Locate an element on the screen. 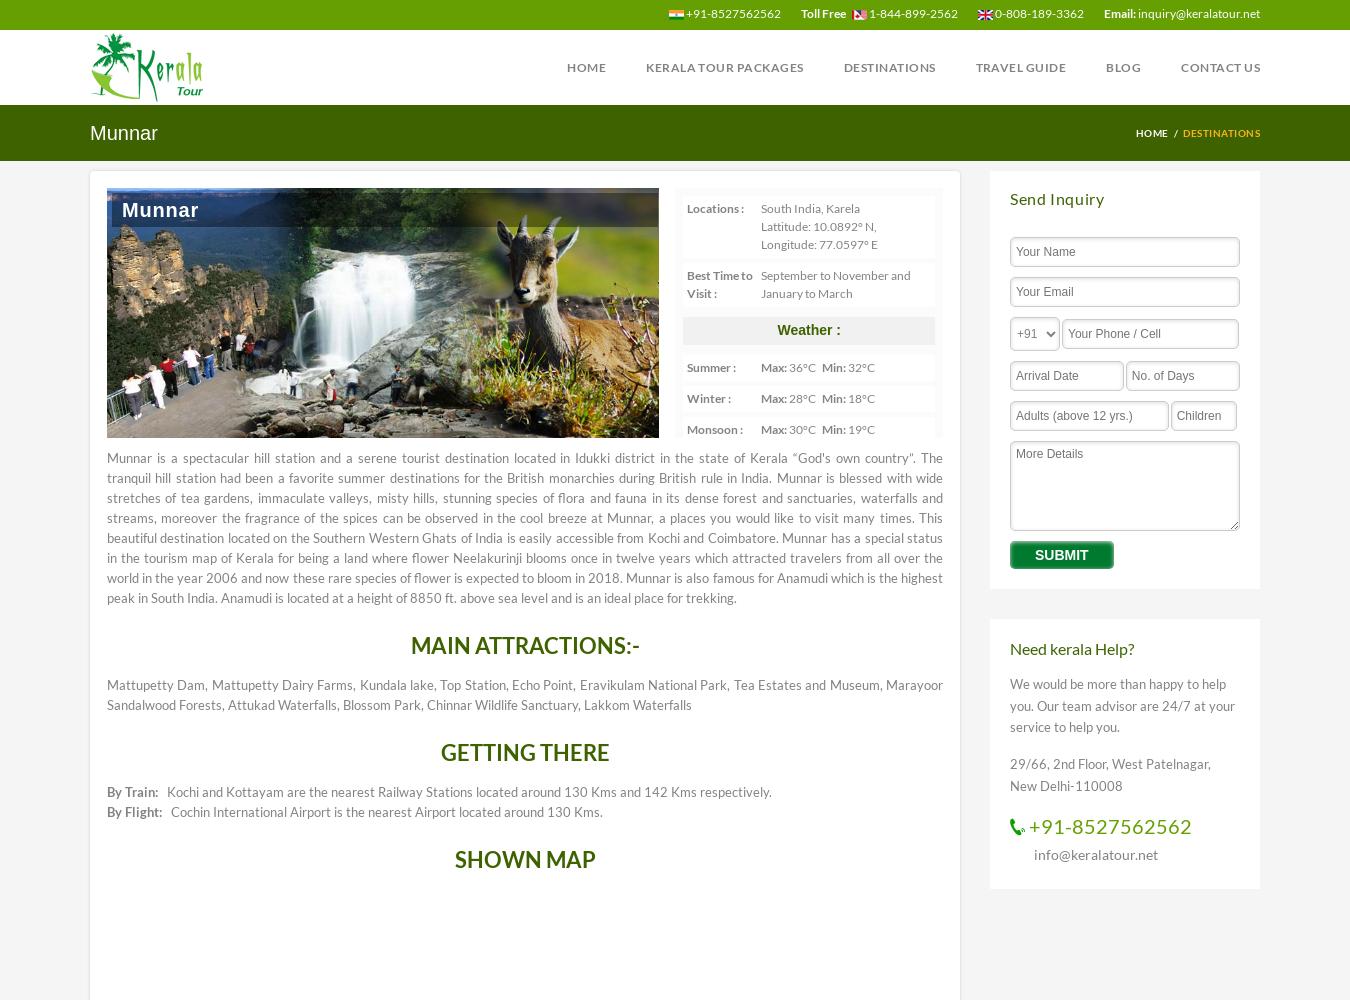 The image size is (1350, 1000). 'Mattupetty Dam, Mattupetty Dairy Farms, Kundala lake, Top Station, Echo Point, Eravikulam National Park, Tea Estates and Museum, Marayoor Sandalwood Forests, Attukad Waterfalls, Blossom Park, Chinnar Wildlife Sanctuary, Lakkom Waterfalls' is located at coordinates (524, 693).